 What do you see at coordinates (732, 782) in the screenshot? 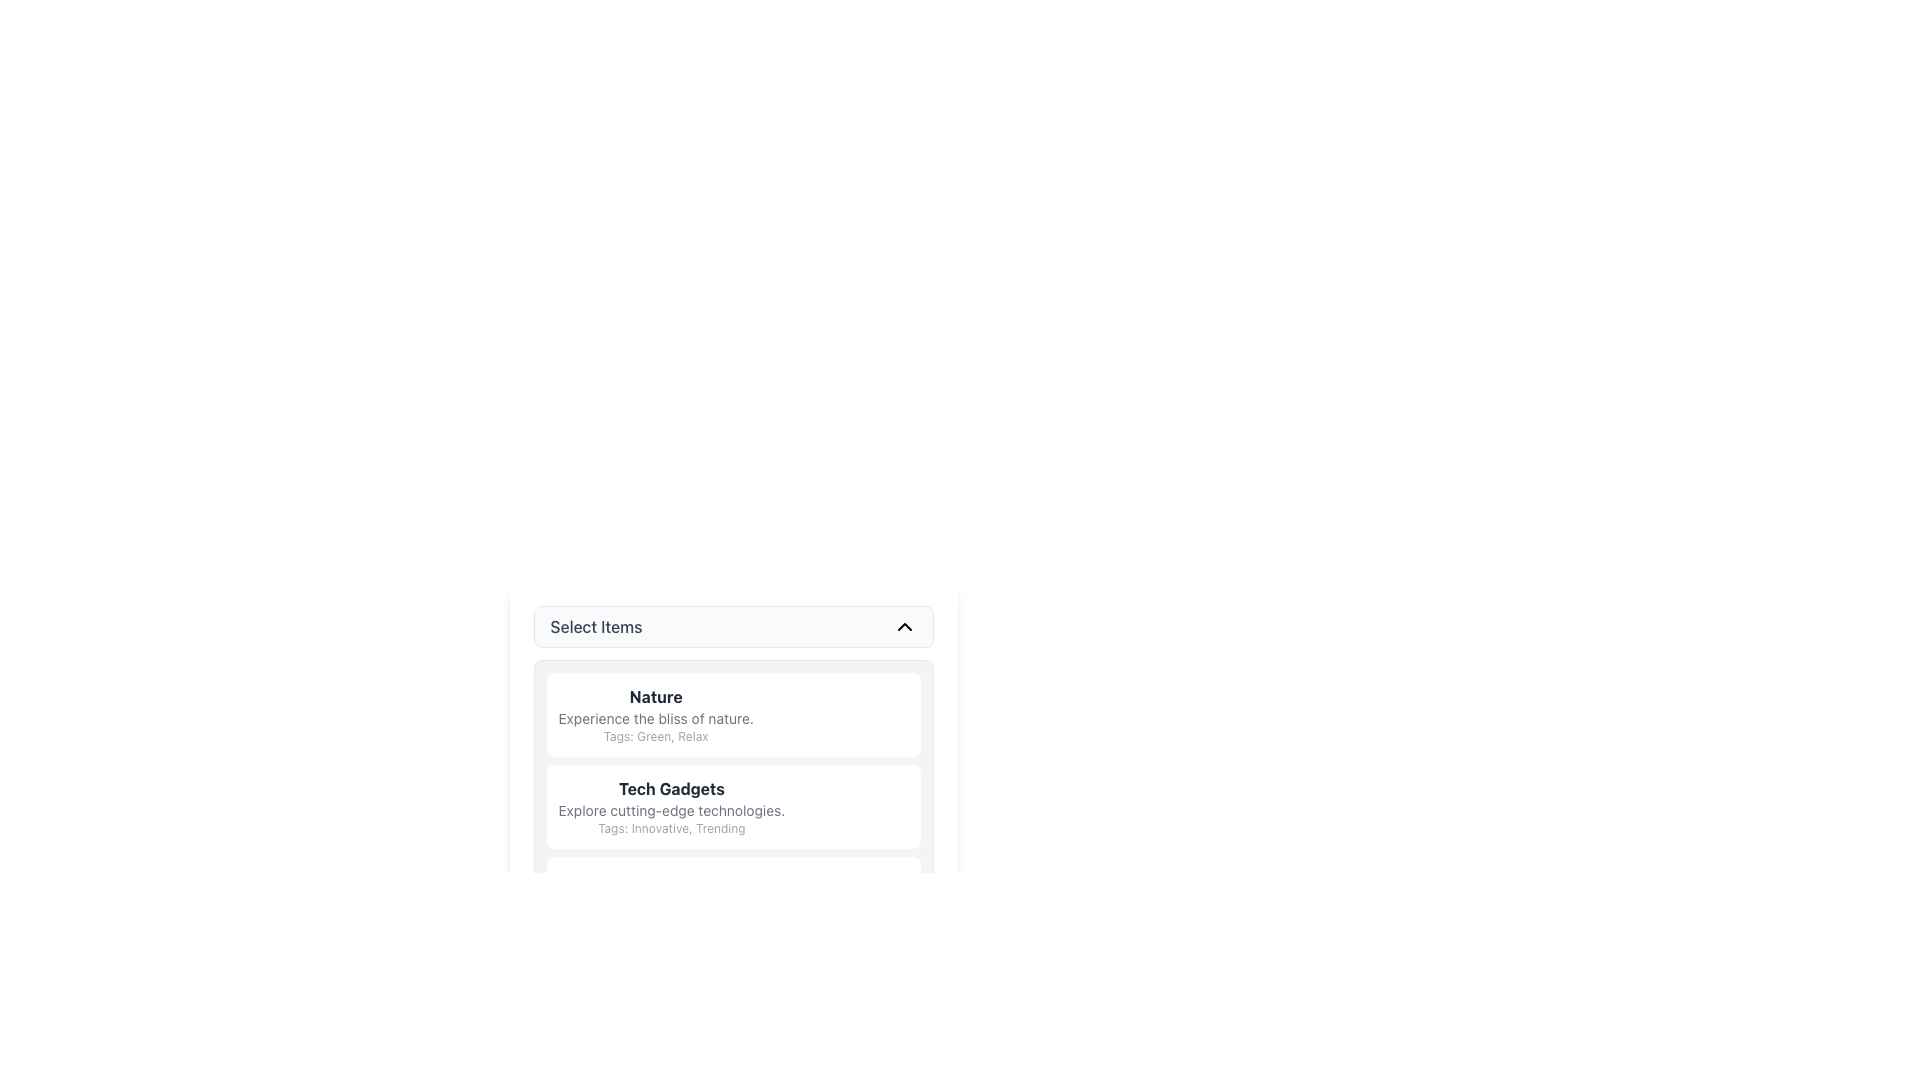
I see `the second card component titled 'Tech Gadgets' in the vertical list below the 'Select Items' section` at bounding box center [732, 782].